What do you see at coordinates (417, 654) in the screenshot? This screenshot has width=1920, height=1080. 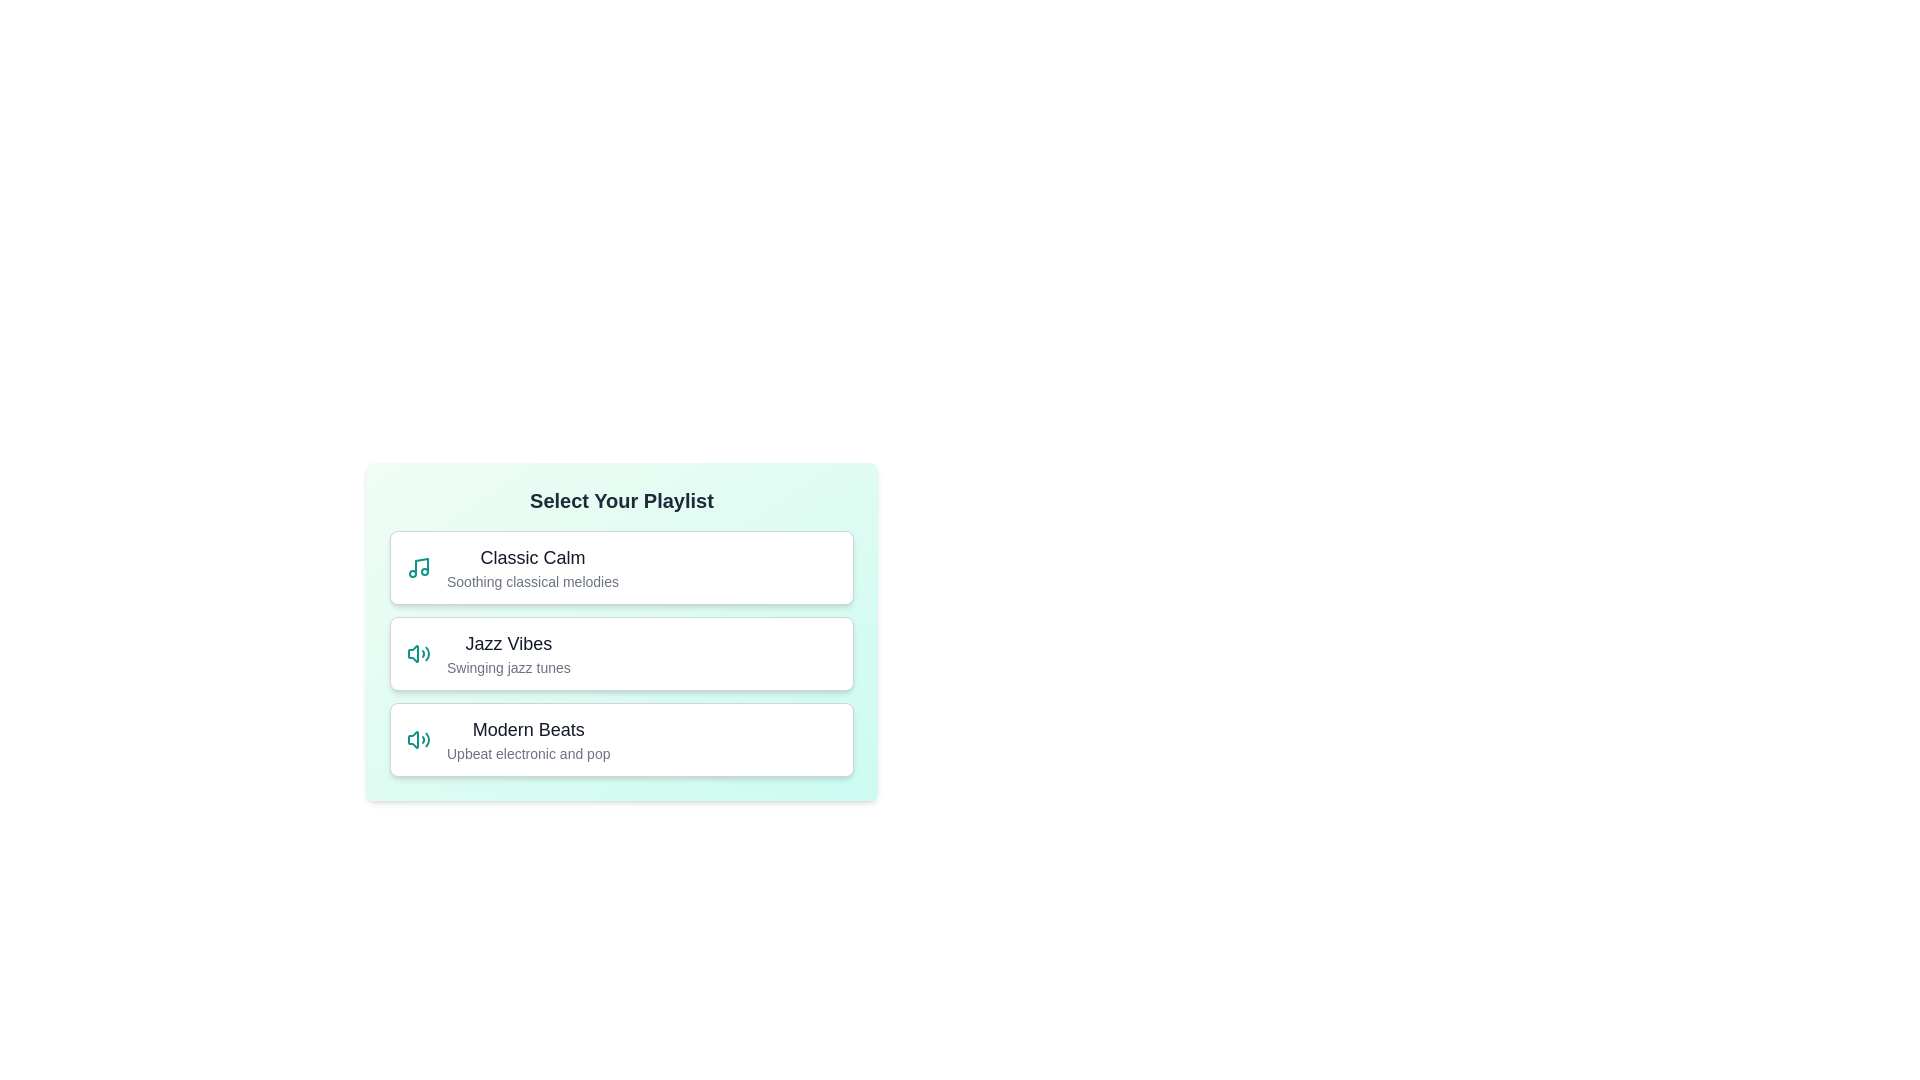 I see `the speaker icon with sound waves in the 'Jazz Vibes' playlist item, located on the left side of the item` at bounding box center [417, 654].